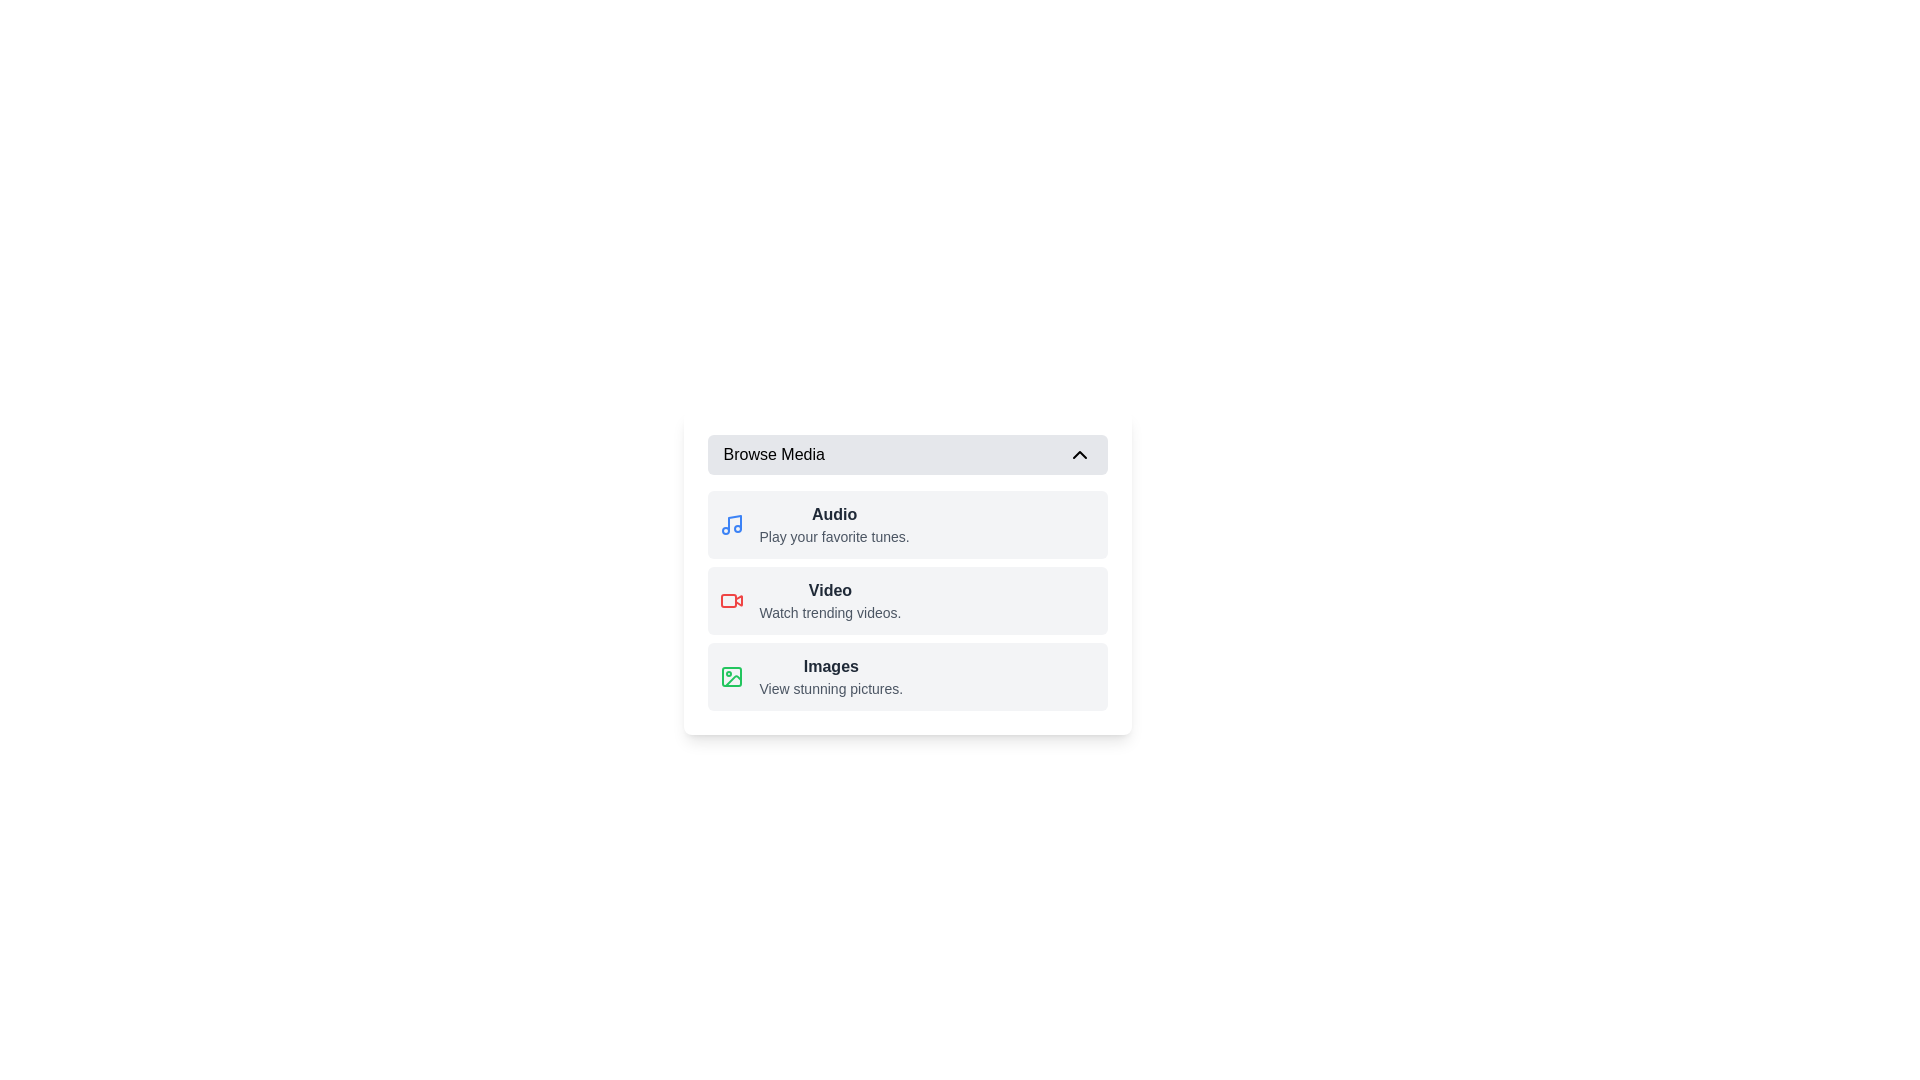 The image size is (1920, 1080). I want to click on the 'View Images' button, so click(906, 676).